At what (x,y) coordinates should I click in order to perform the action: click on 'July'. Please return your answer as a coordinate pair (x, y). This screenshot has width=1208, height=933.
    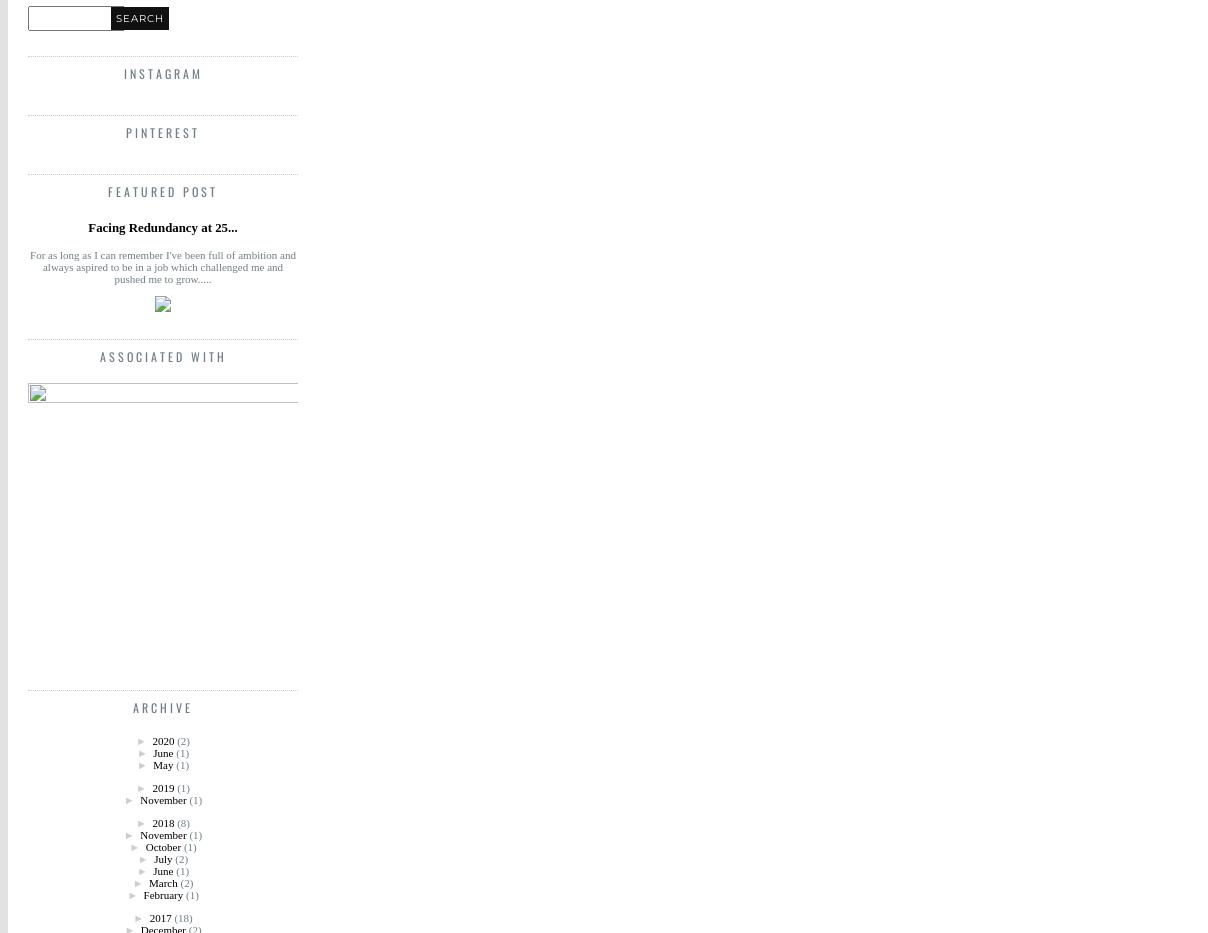
    Looking at the image, I should click on (162, 858).